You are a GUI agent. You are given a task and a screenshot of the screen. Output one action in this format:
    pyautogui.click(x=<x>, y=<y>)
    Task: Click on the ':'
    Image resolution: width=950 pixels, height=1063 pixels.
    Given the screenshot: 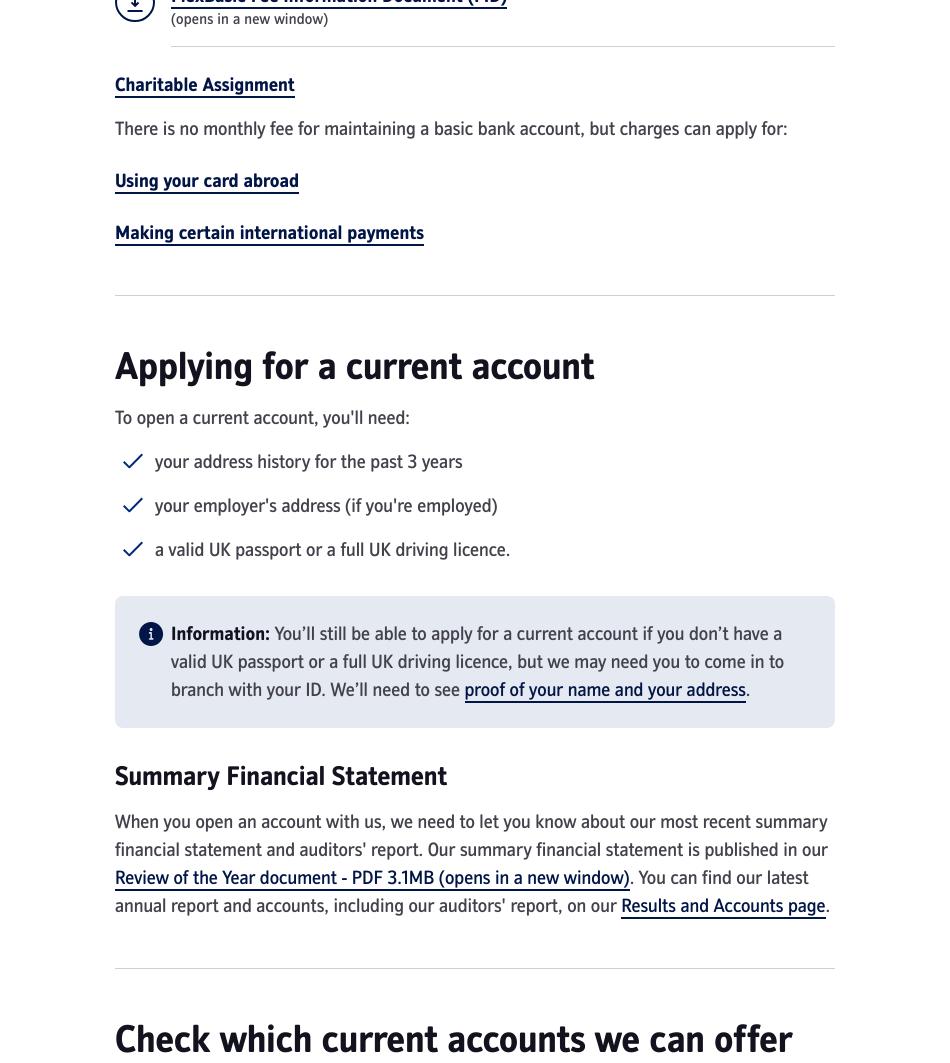 What is the action you would take?
    pyautogui.click(x=263, y=632)
    